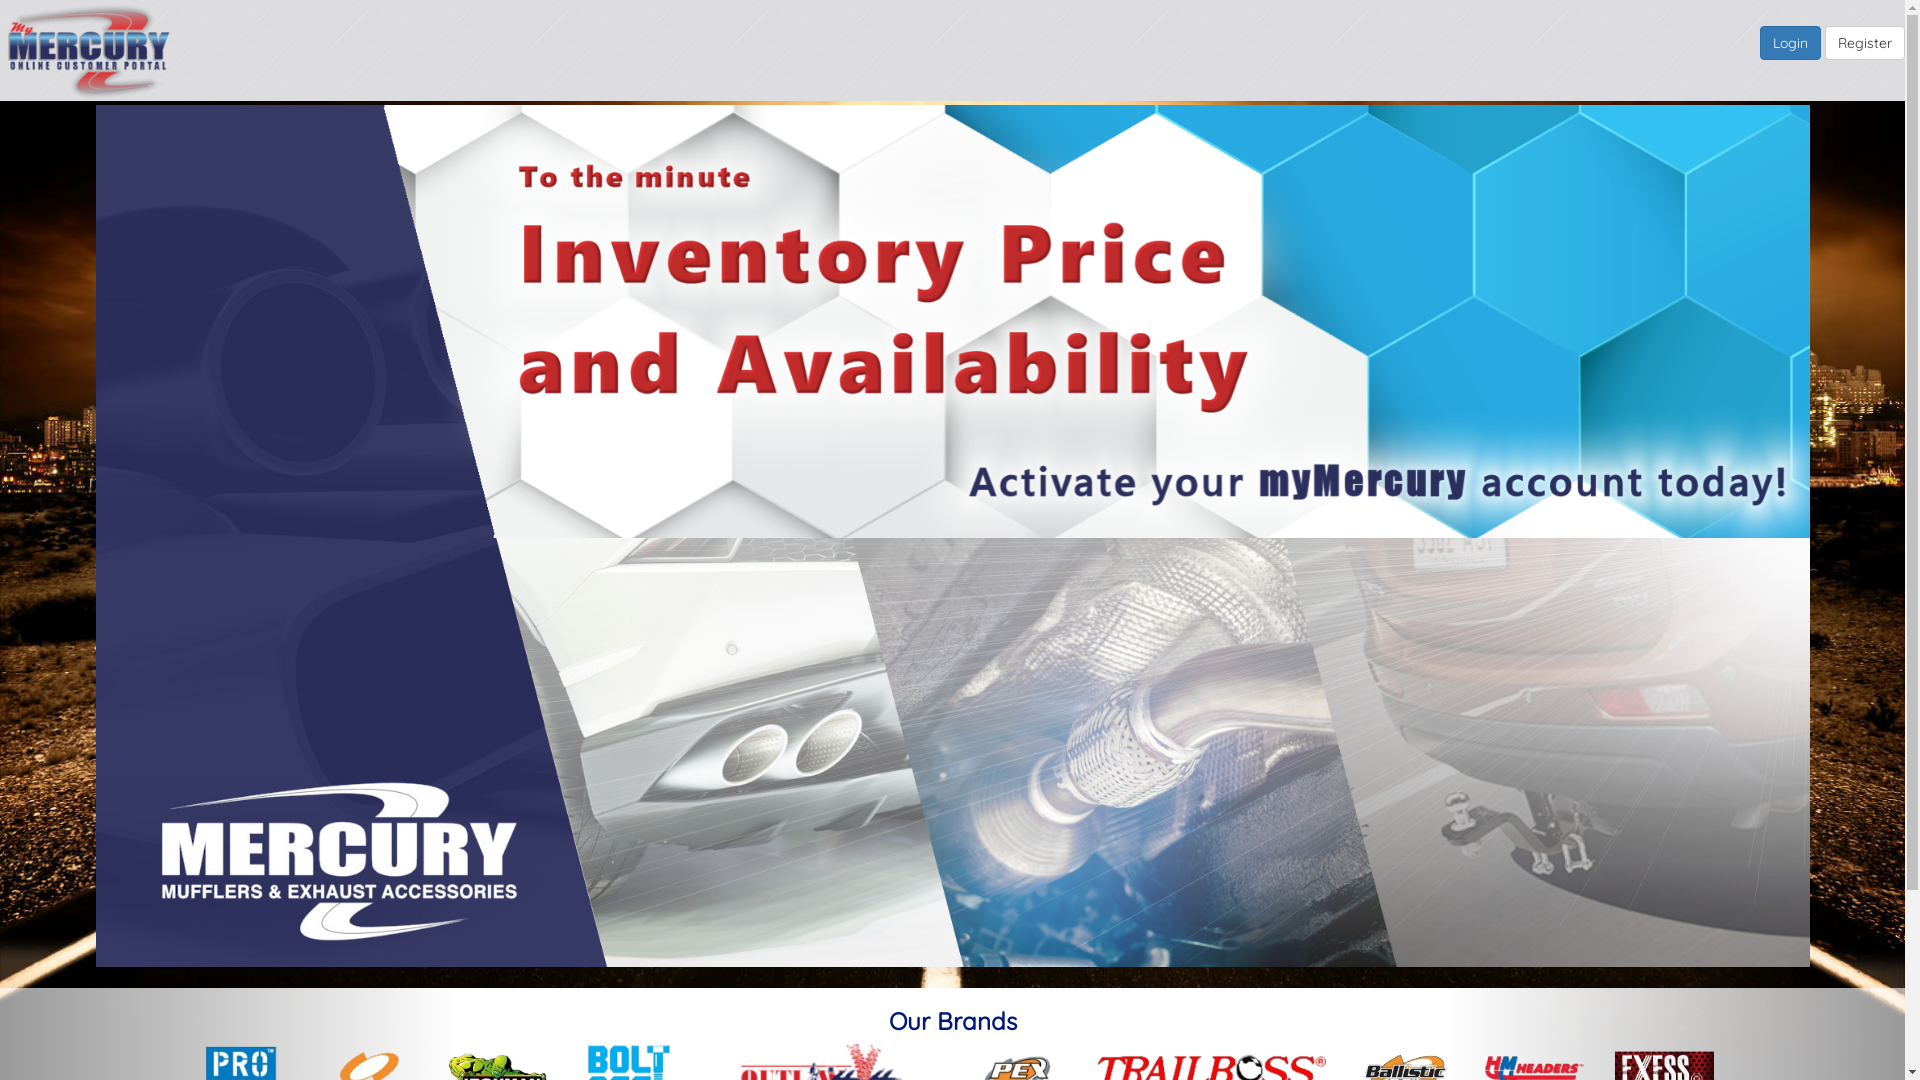 This screenshot has height=1080, width=1920. What do you see at coordinates (1790, 42) in the screenshot?
I see `'Login'` at bounding box center [1790, 42].